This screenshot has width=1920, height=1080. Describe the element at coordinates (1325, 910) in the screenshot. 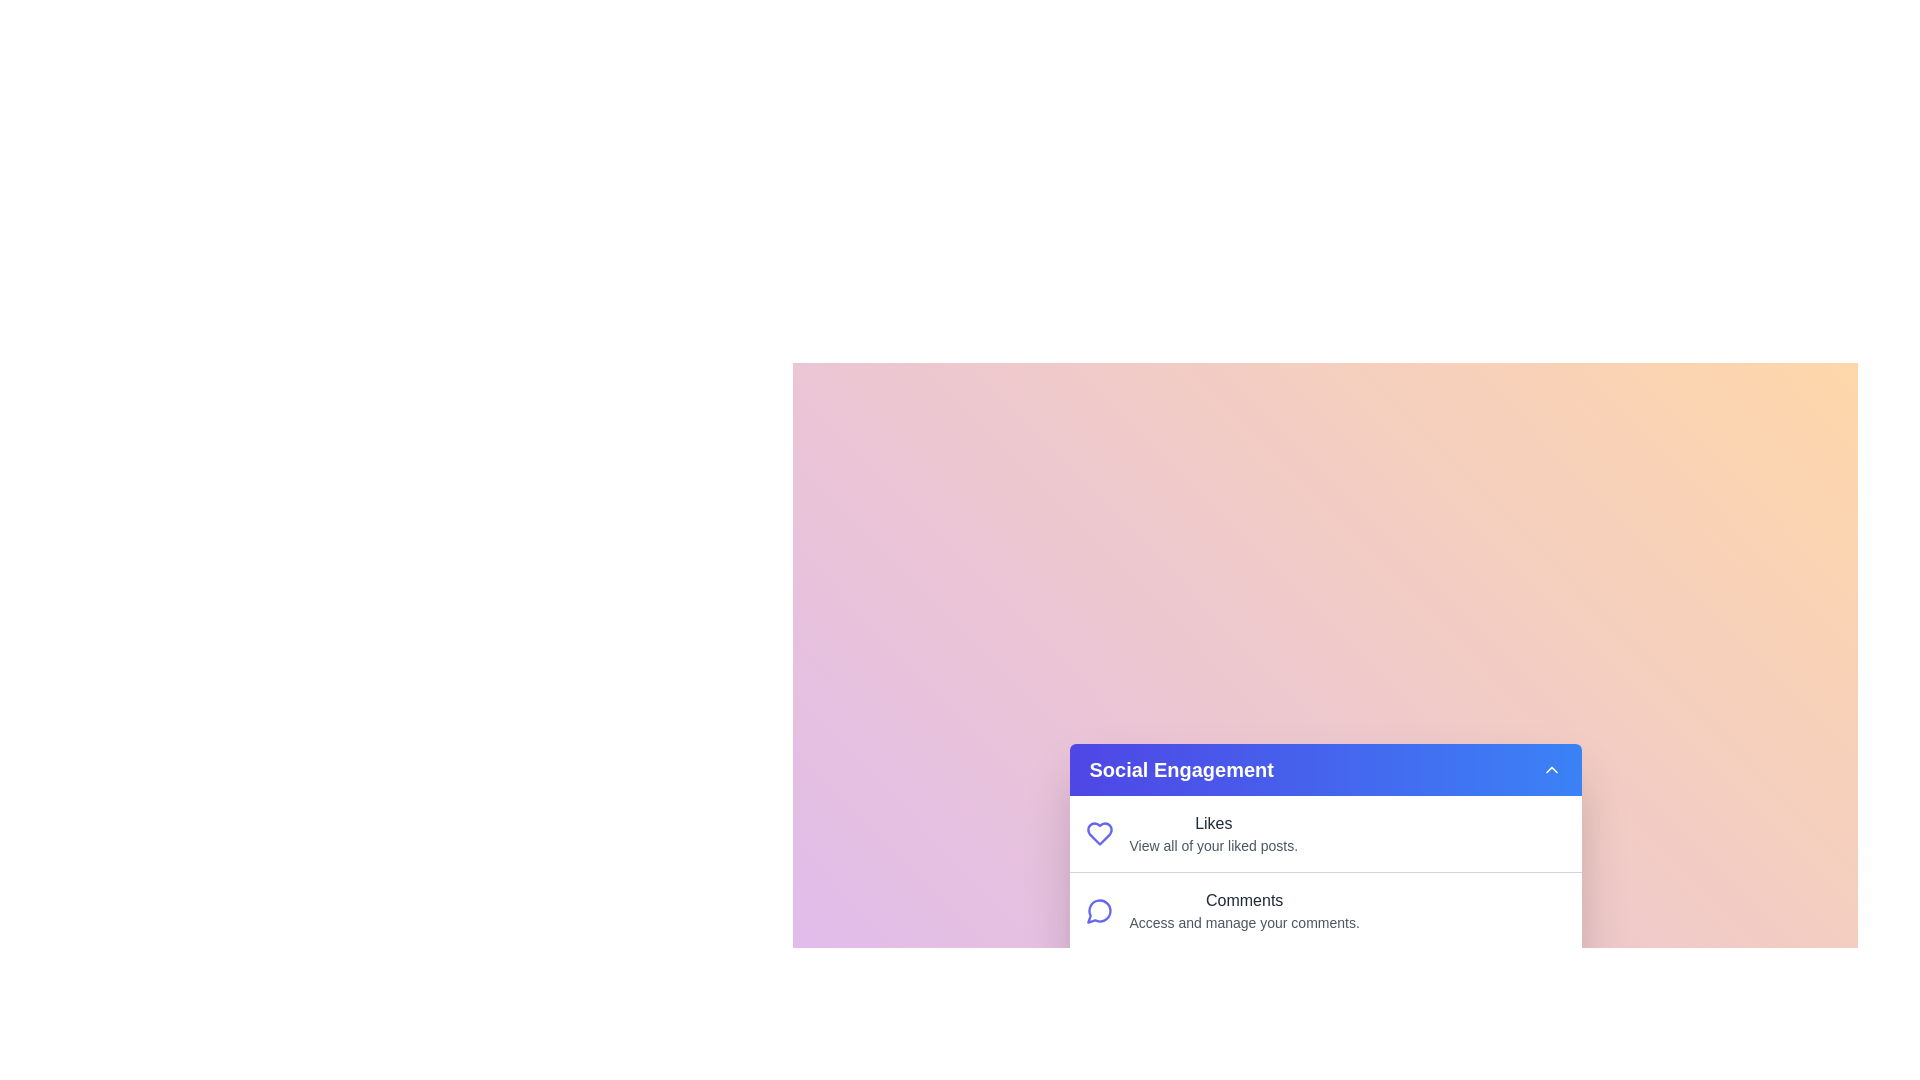

I see `the menu item Comments to highlight it` at that location.